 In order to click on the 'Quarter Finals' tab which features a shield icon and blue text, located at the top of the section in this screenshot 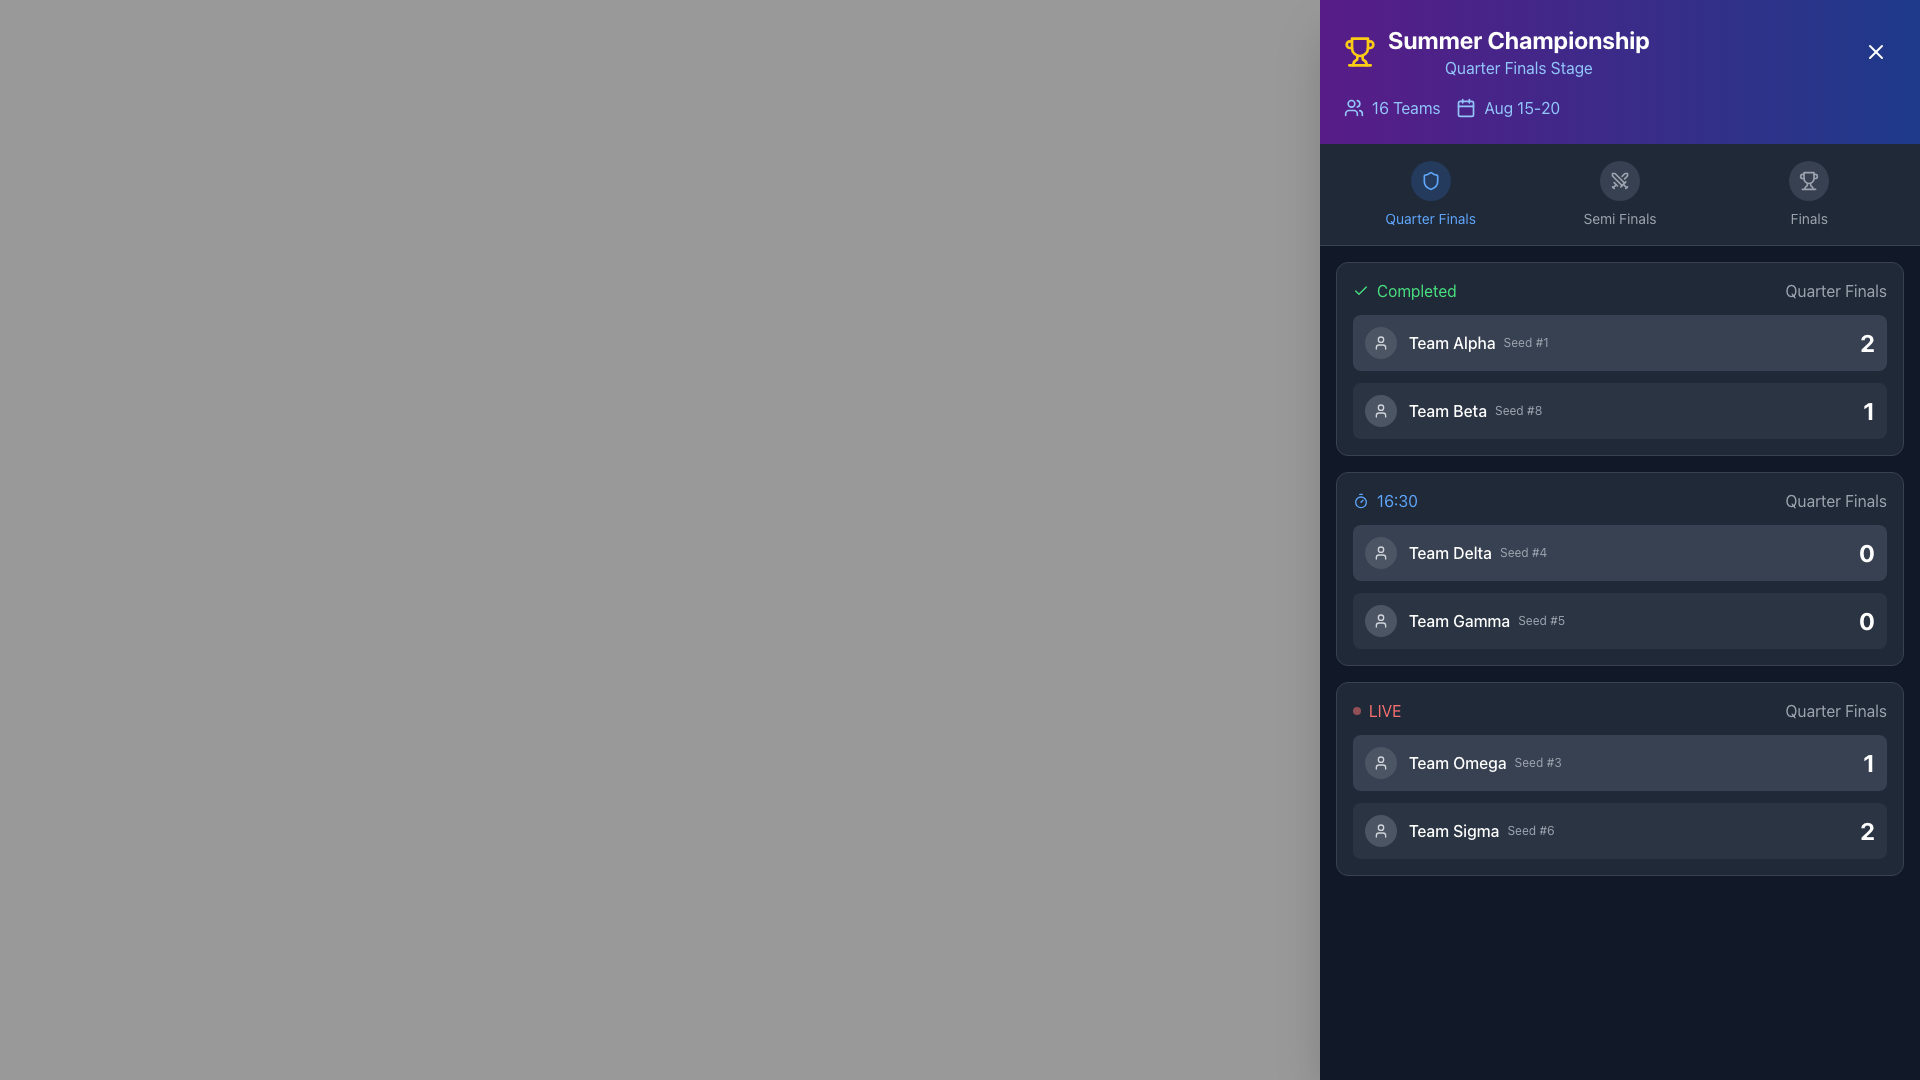, I will do `click(1429, 195)`.